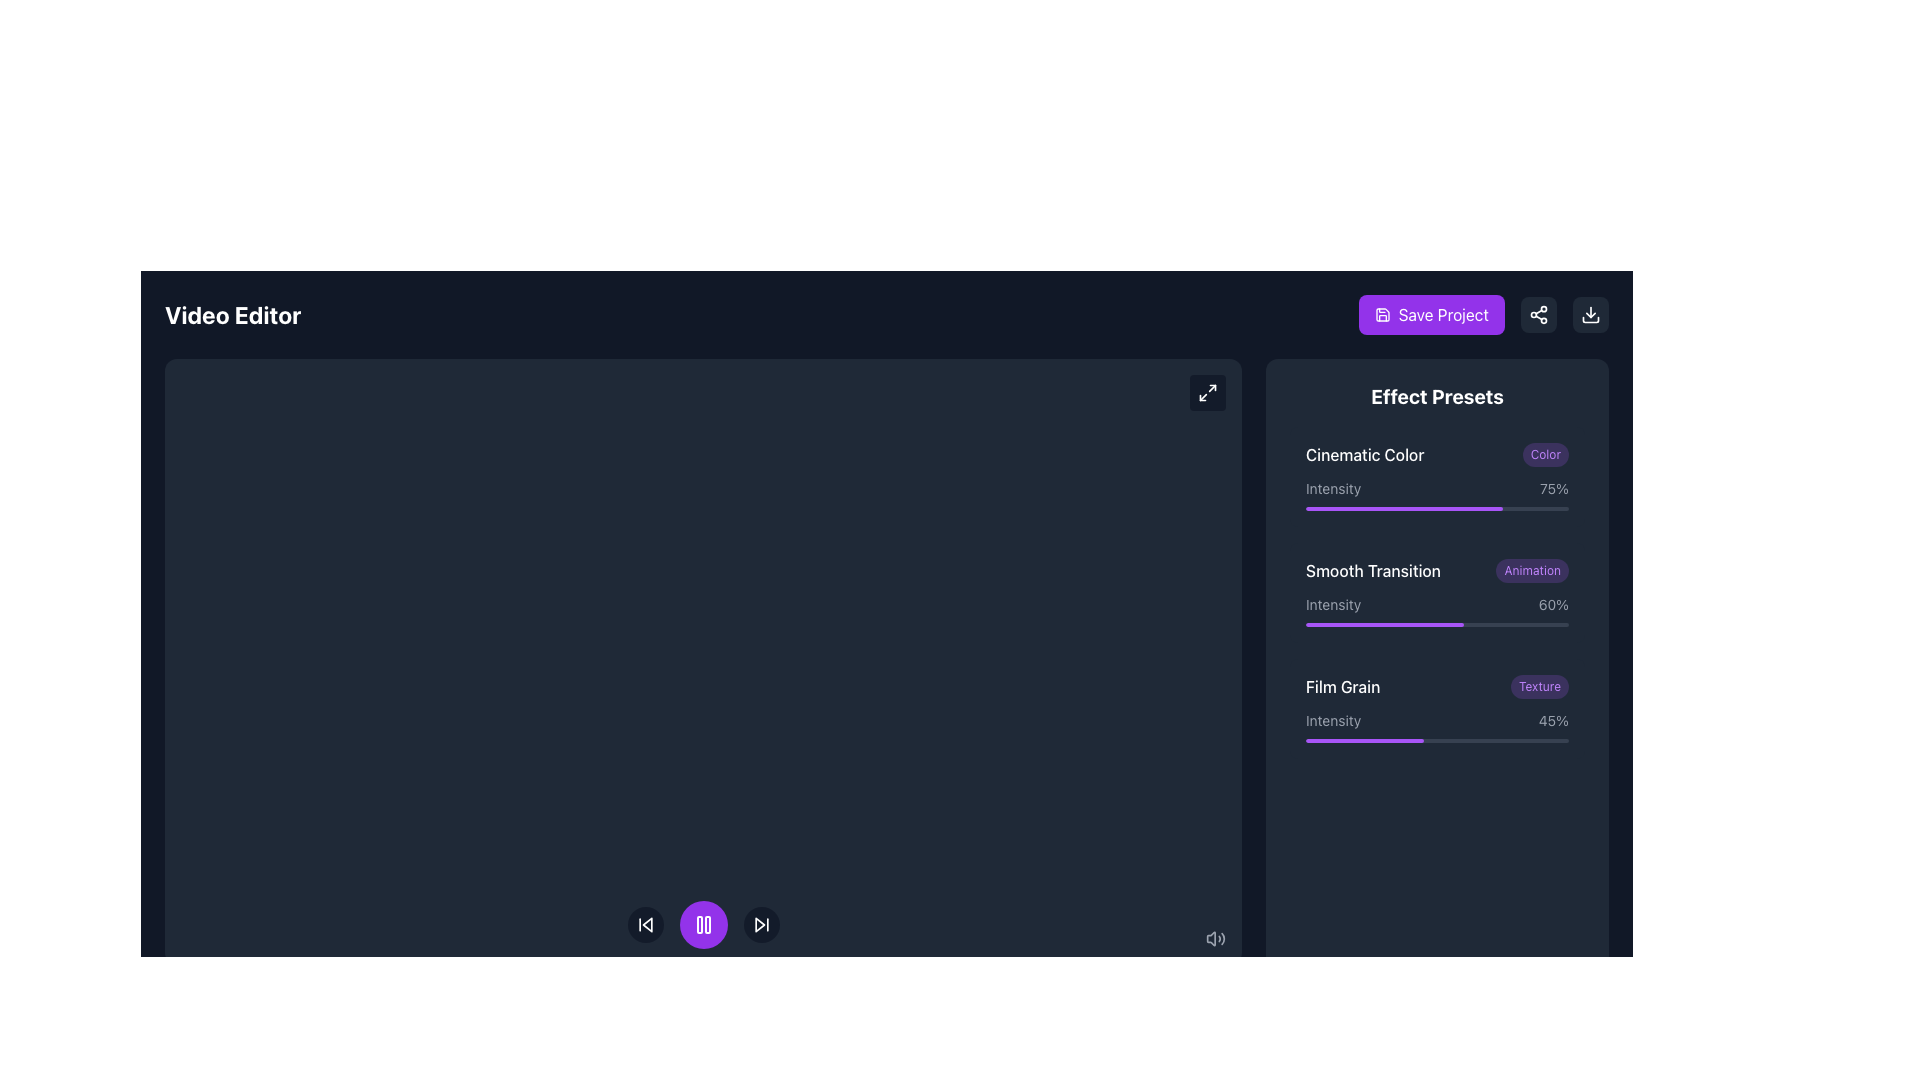 Image resolution: width=1920 pixels, height=1080 pixels. I want to click on Cinematic Color Intensity, so click(1500, 508).